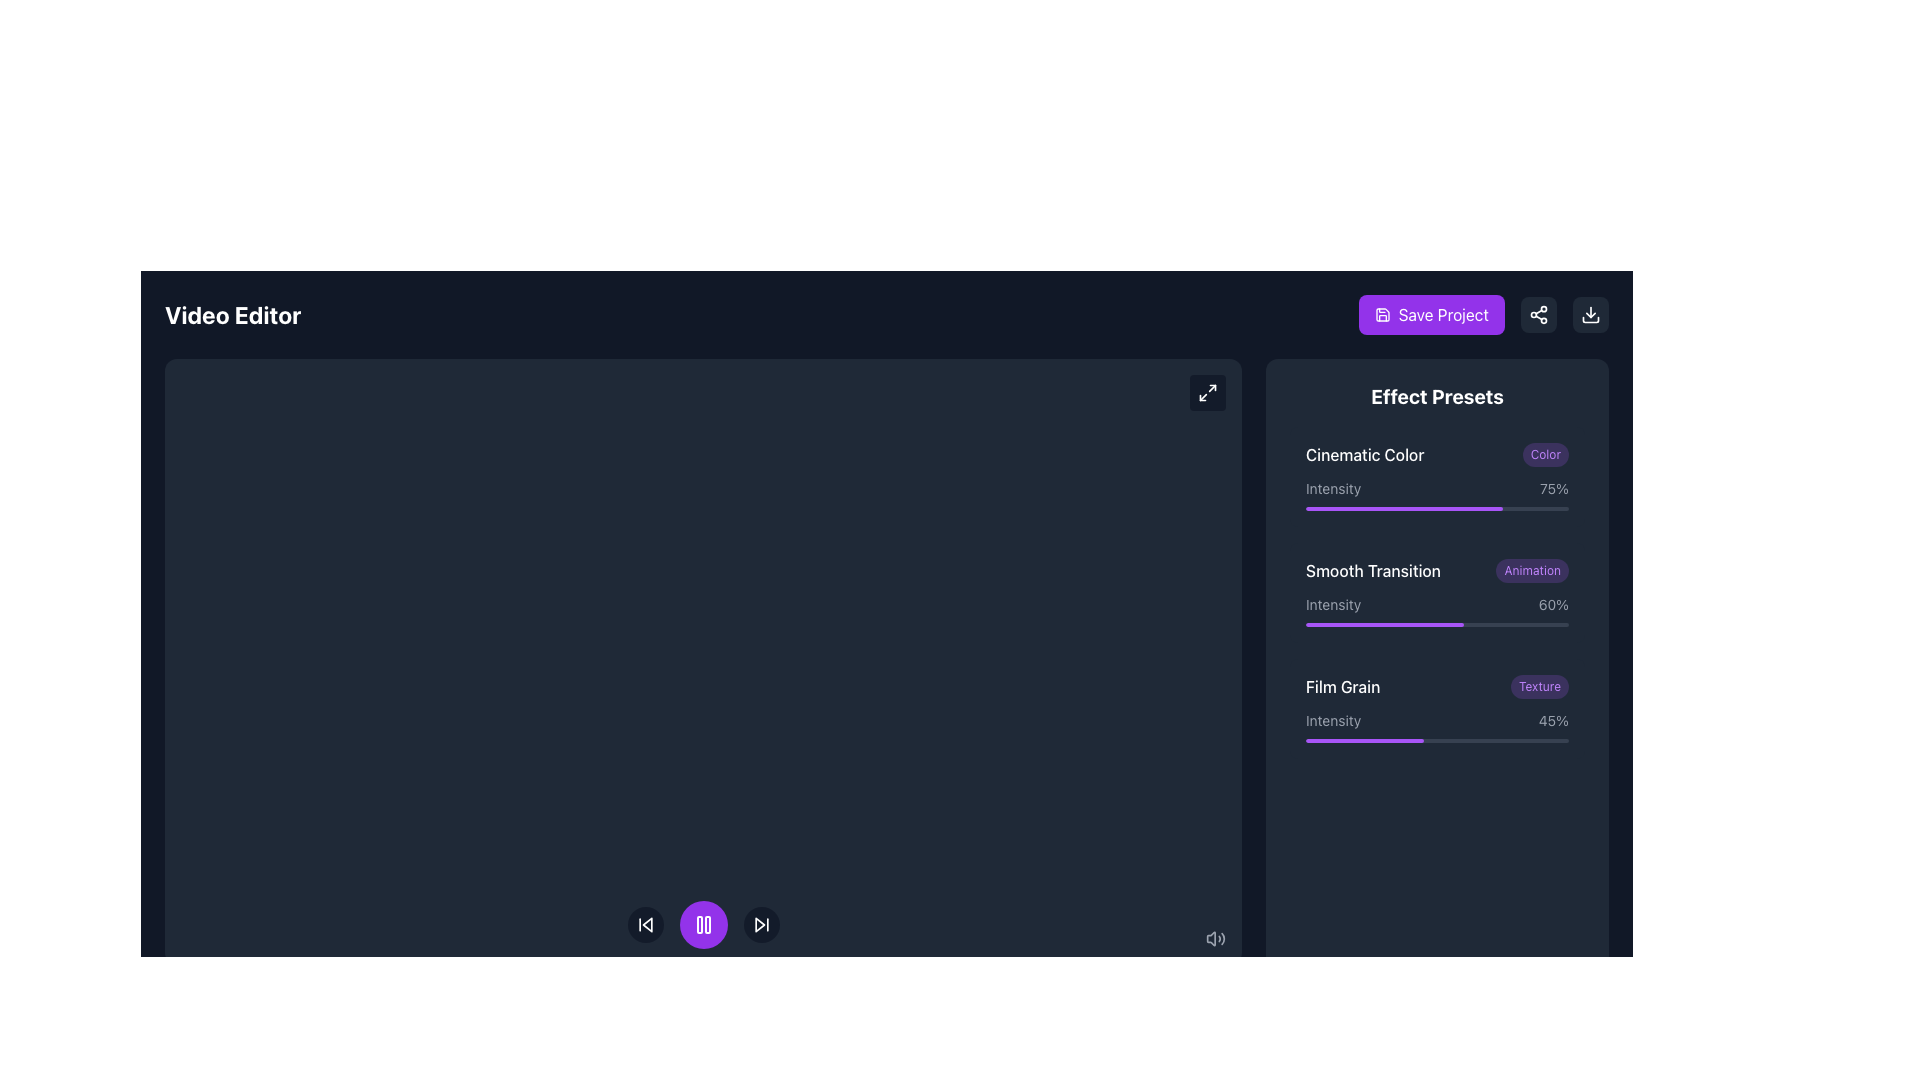 Image resolution: width=1920 pixels, height=1080 pixels. I want to click on Cinematic Color Intensity, so click(1500, 508).